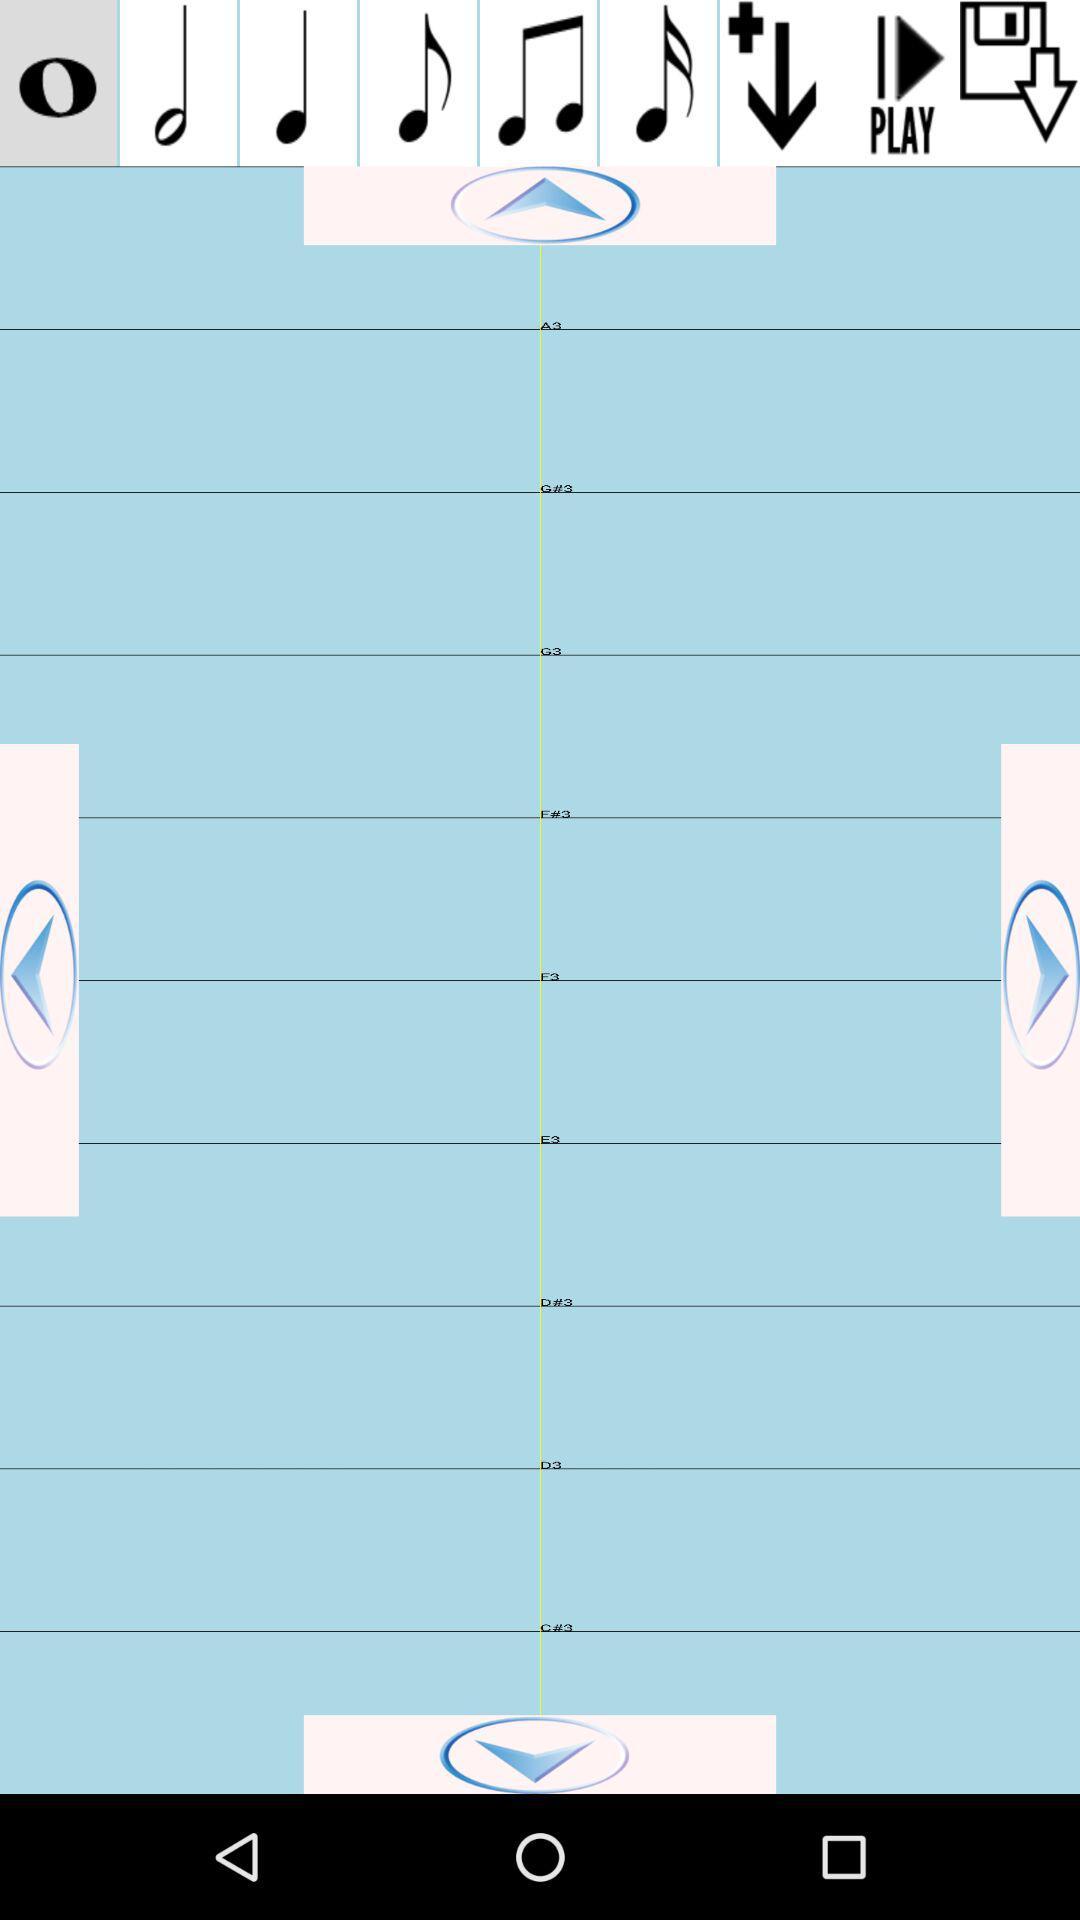 The width and height of the screenshot is (1080, 1920). What do you see at coordinates (658, 82) in the screenshot?
I see `semi-quaver` at bounding box center [658, 82].